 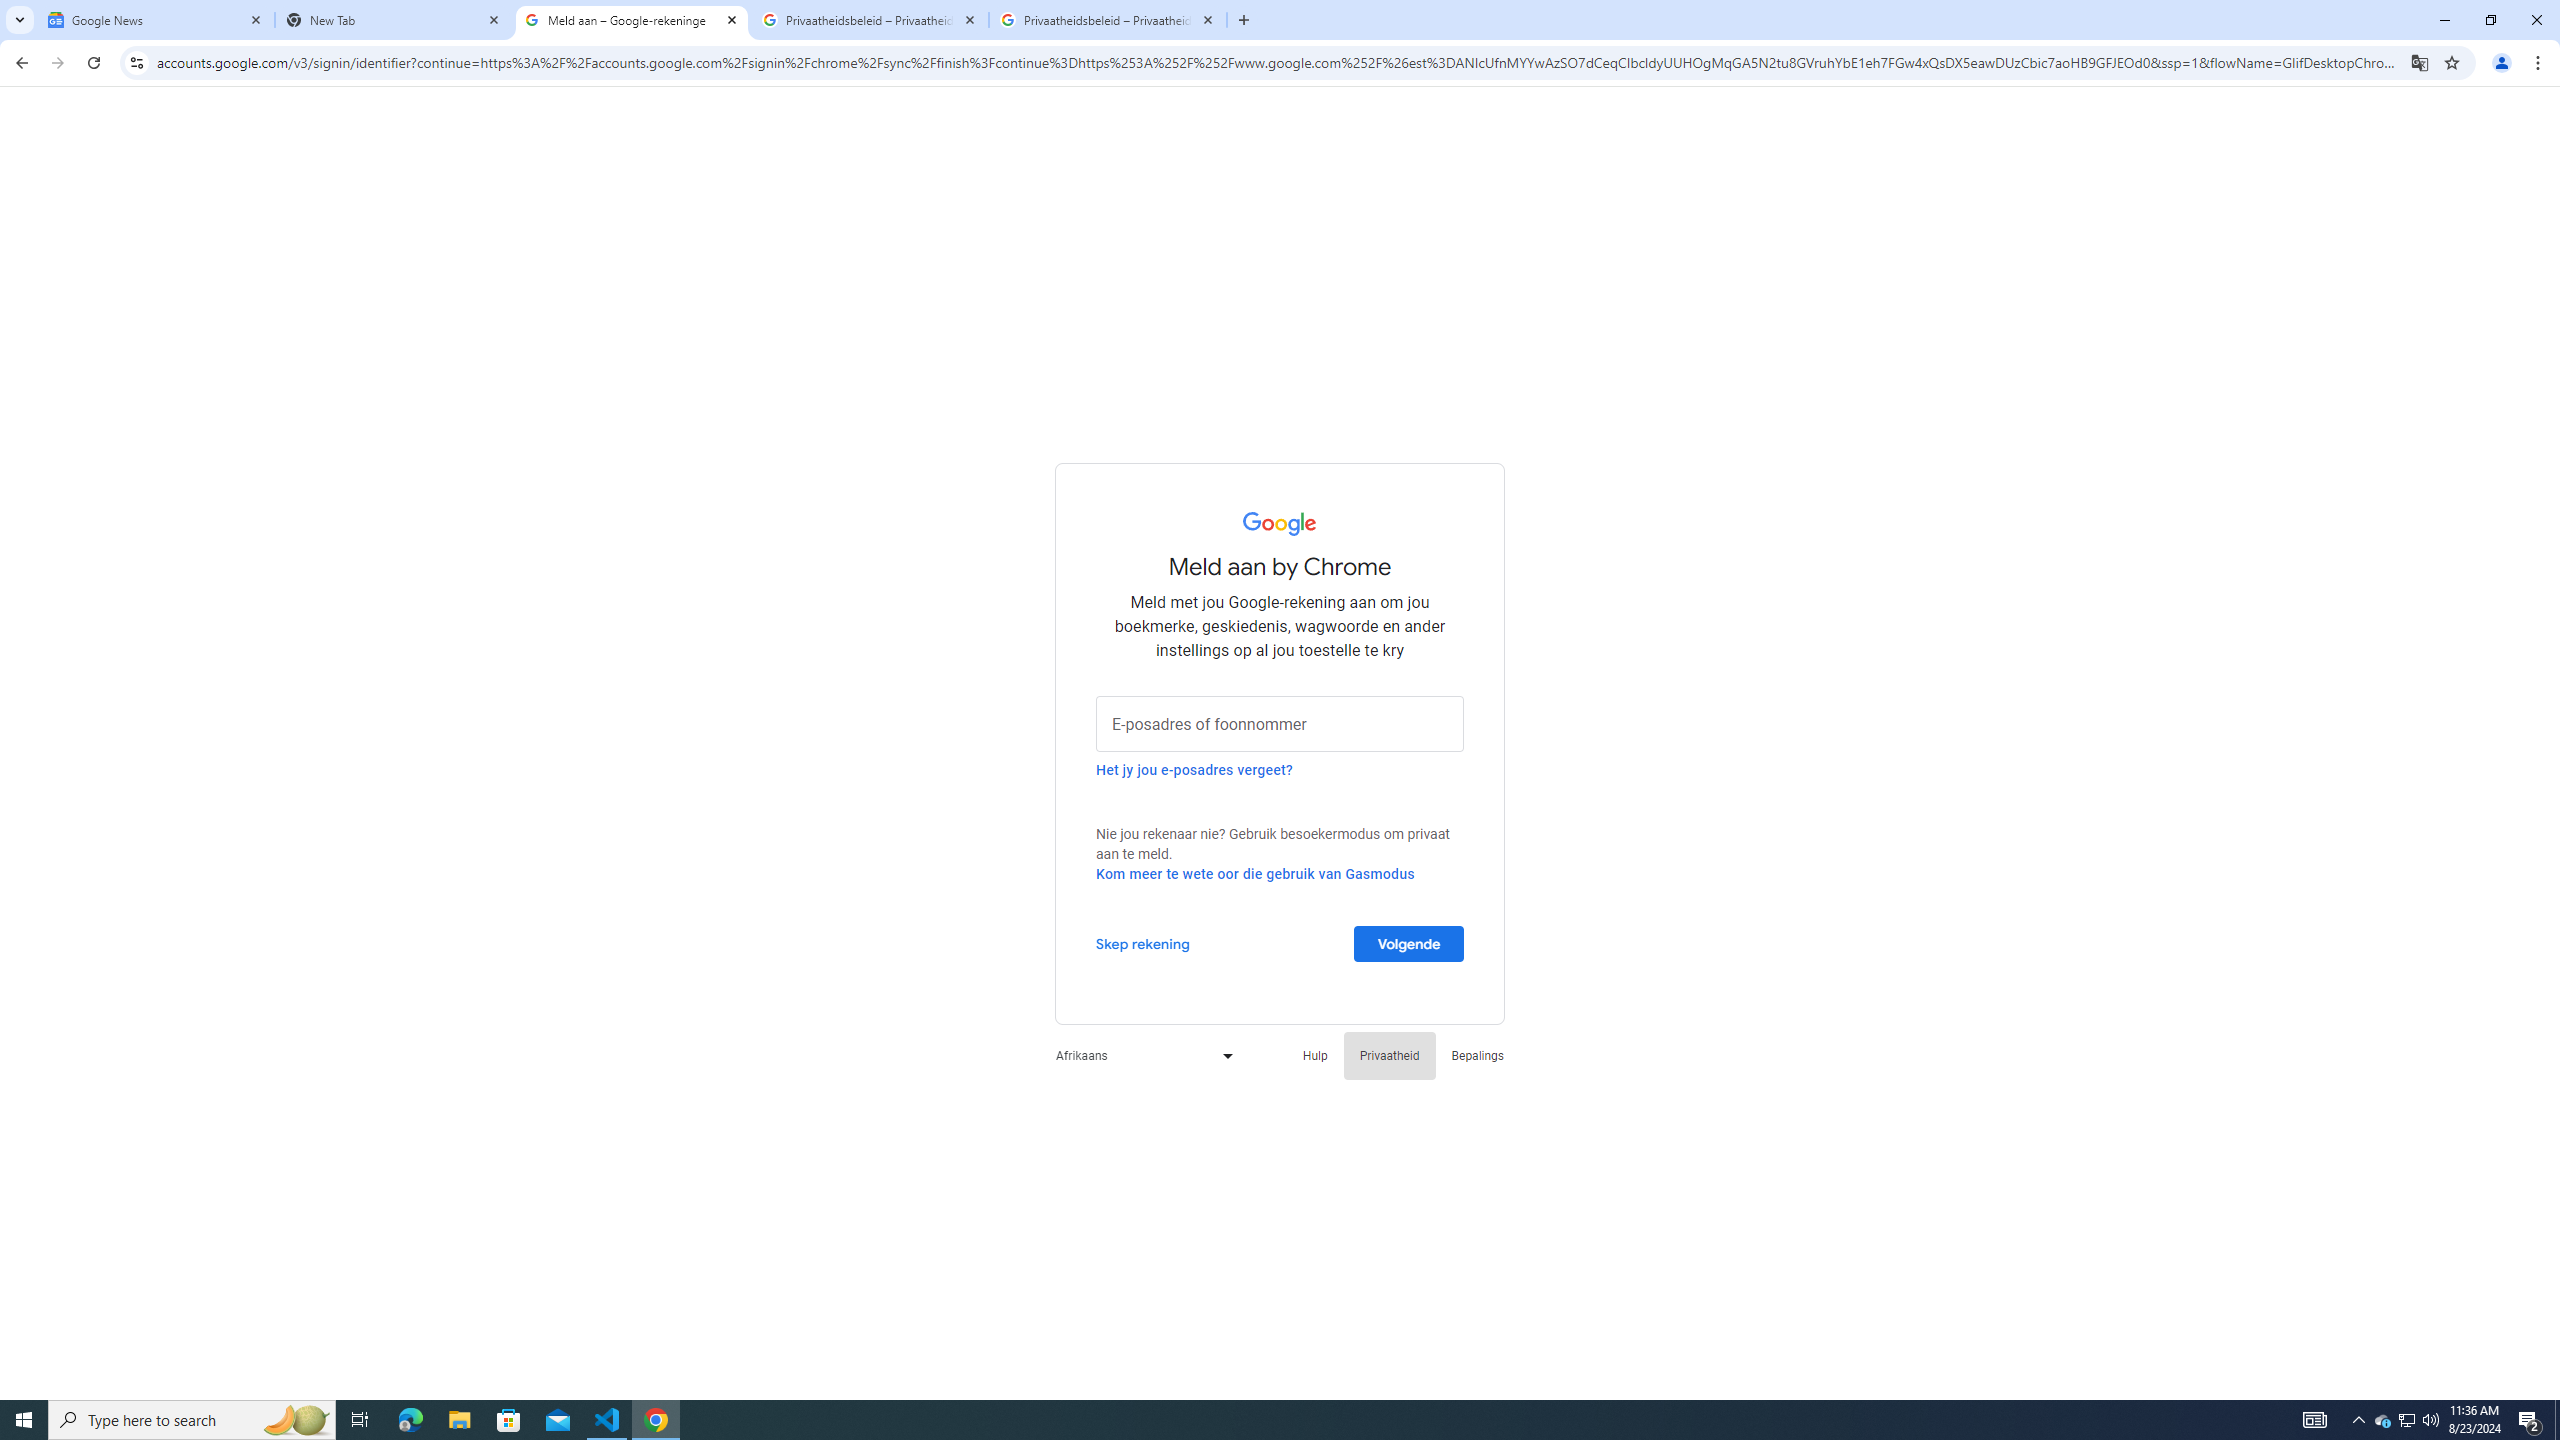 What do you see at coordinates (1409, 942) in the screenshot?
I see `'Volgende'` at bounding box center [1409, 942].